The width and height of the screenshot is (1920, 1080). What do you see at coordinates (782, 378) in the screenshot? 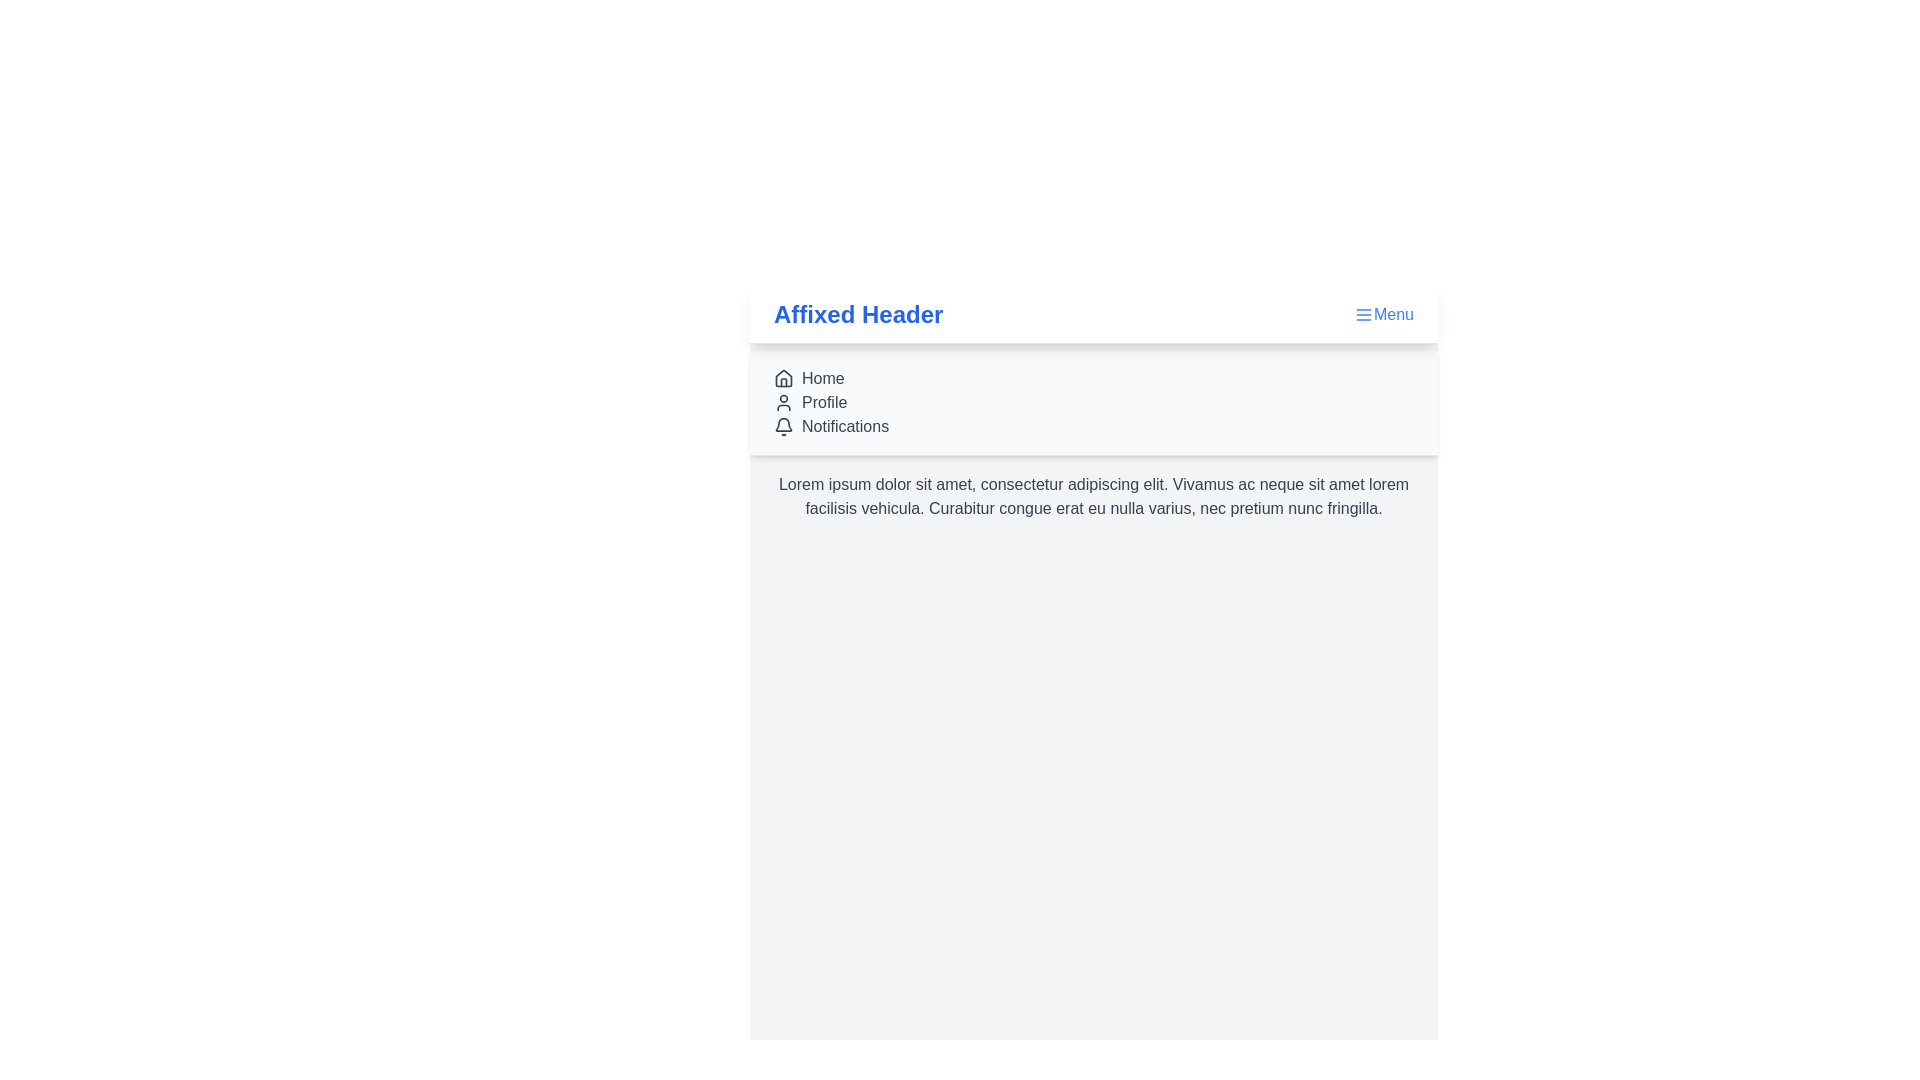
I see `the minimalist house icon located to the left of the 'Home' label` at bounding box center [782, 378].